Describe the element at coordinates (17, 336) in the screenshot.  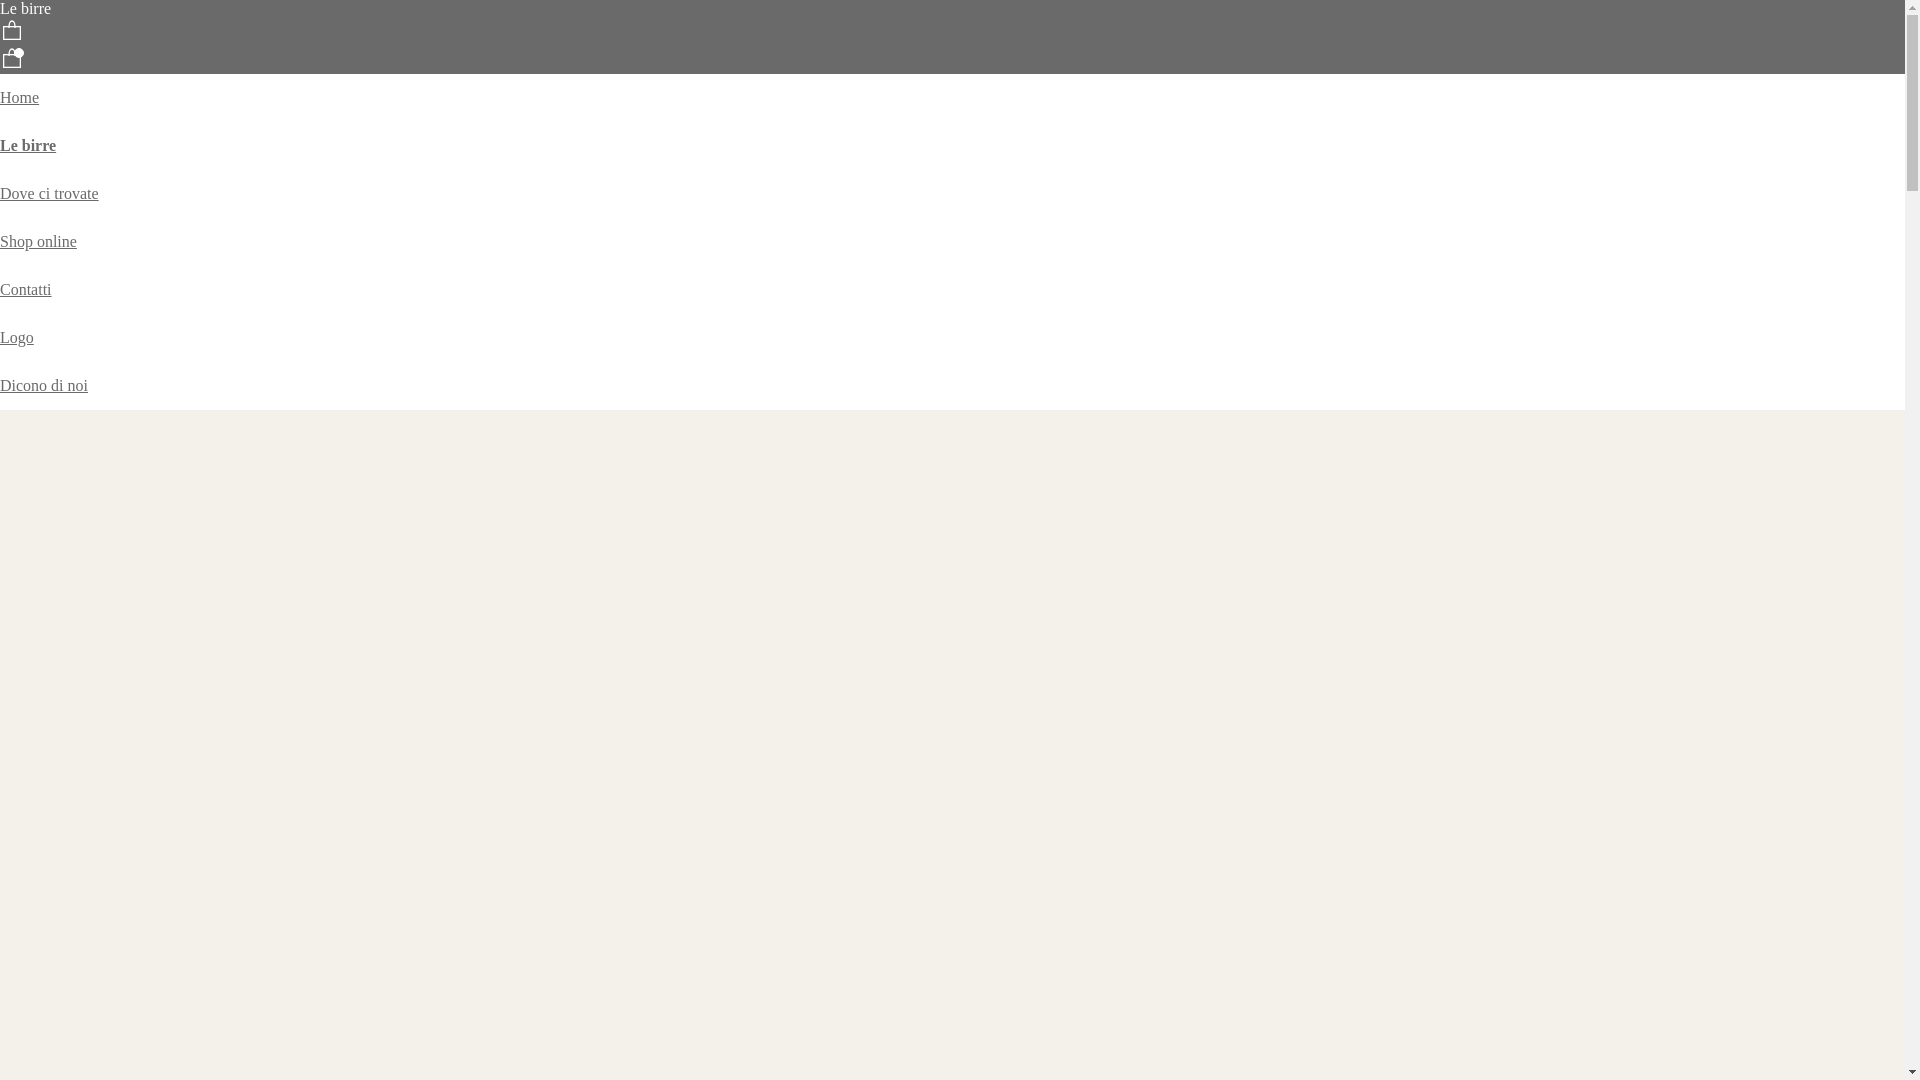
I see `'Logo'` at that location.